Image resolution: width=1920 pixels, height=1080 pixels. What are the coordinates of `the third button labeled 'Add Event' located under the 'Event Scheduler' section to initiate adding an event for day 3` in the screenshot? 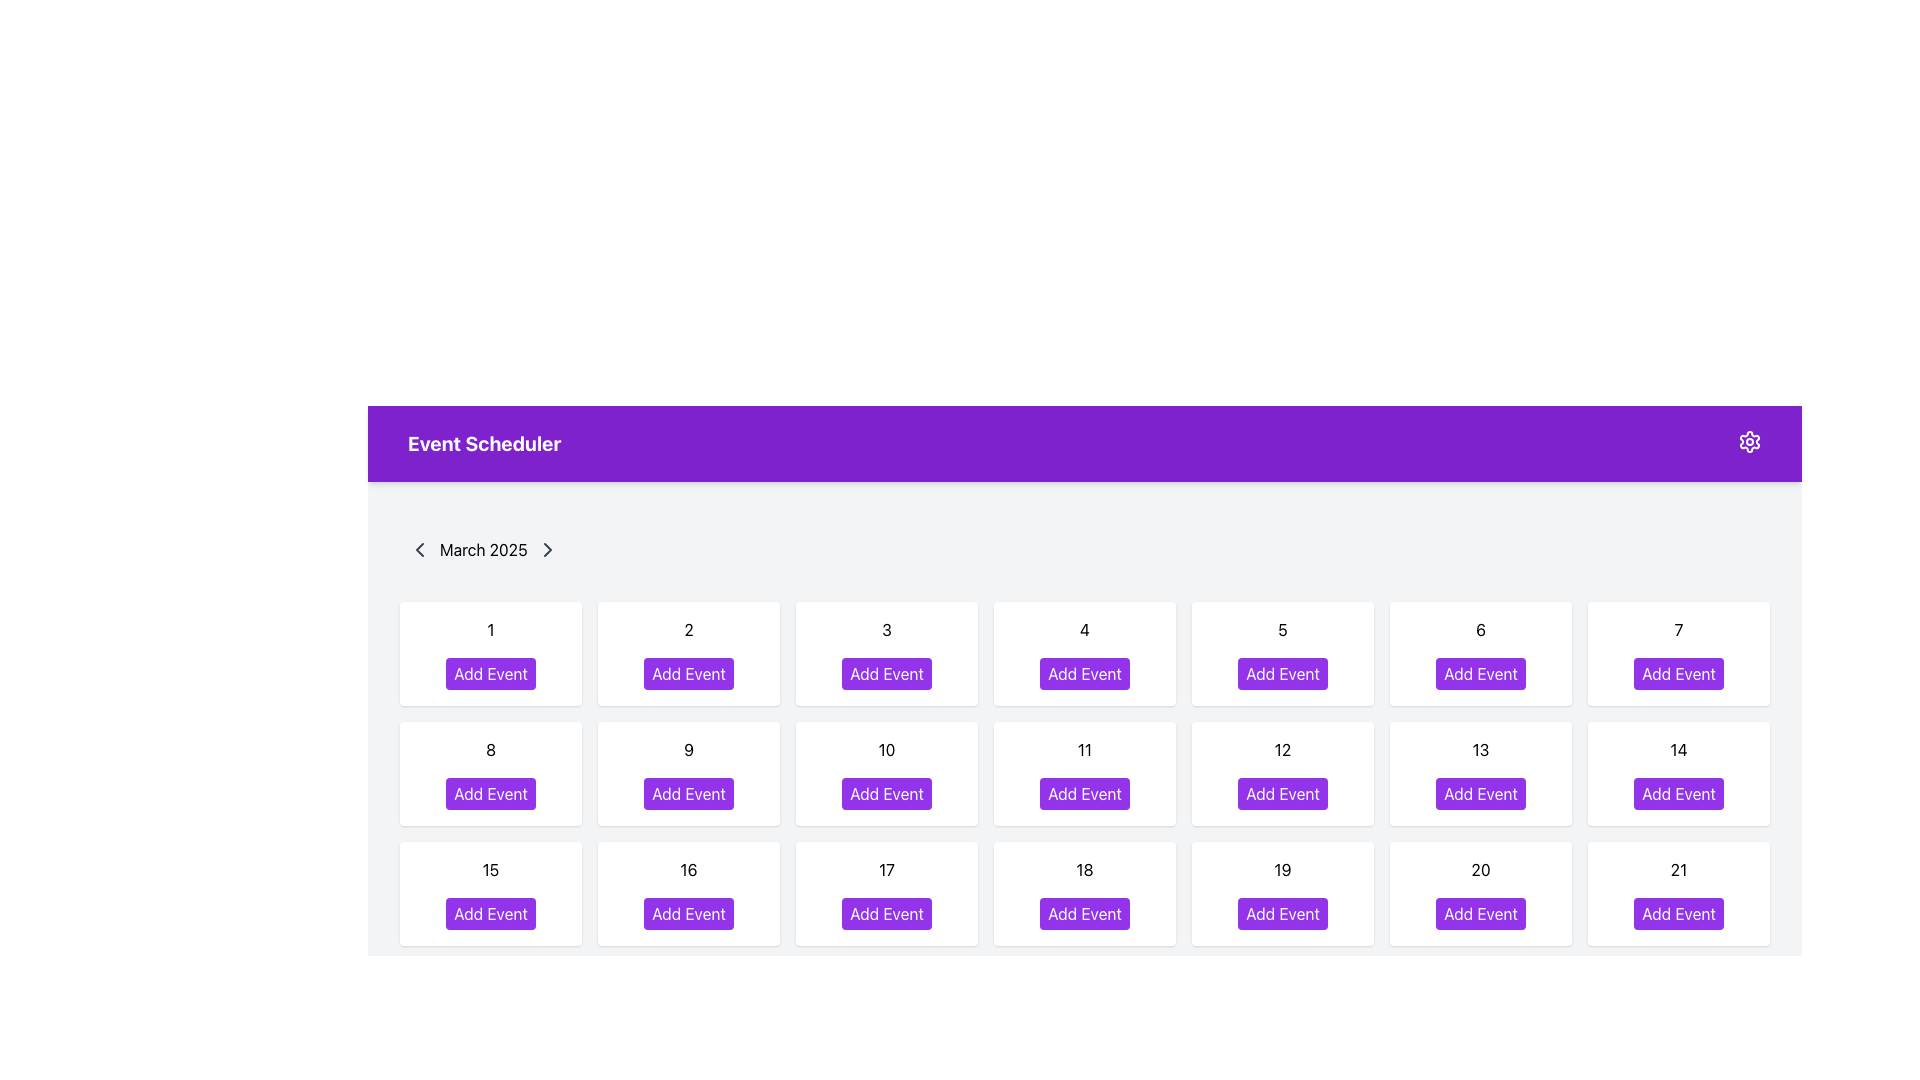 It's located at (886, 674).